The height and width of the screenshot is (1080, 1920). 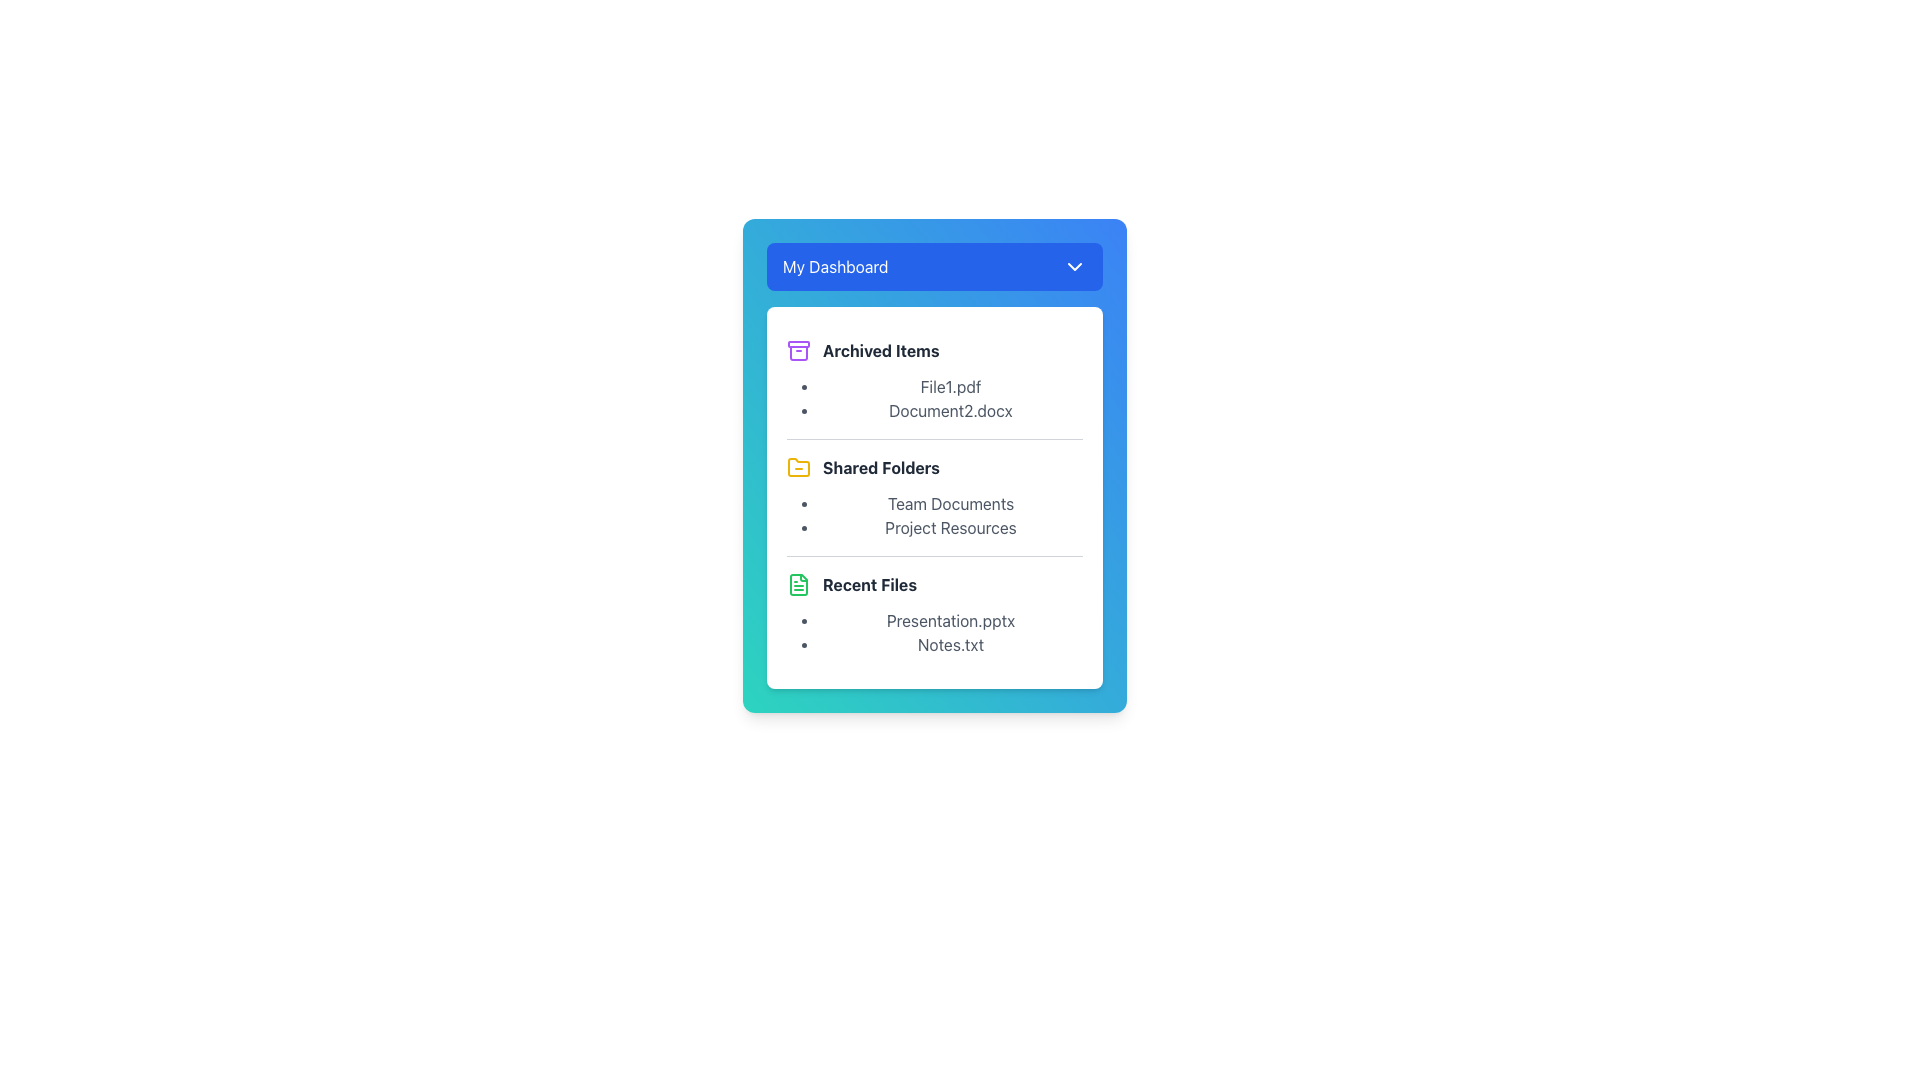 What do you see at coordinates (934, 515) in the screenshot?
I see `items in the Bulleted List containing 'Team Documents' and 'Project Resources', which is positioned below the 'Shared Folders' header` at bounding box center [934, 515].